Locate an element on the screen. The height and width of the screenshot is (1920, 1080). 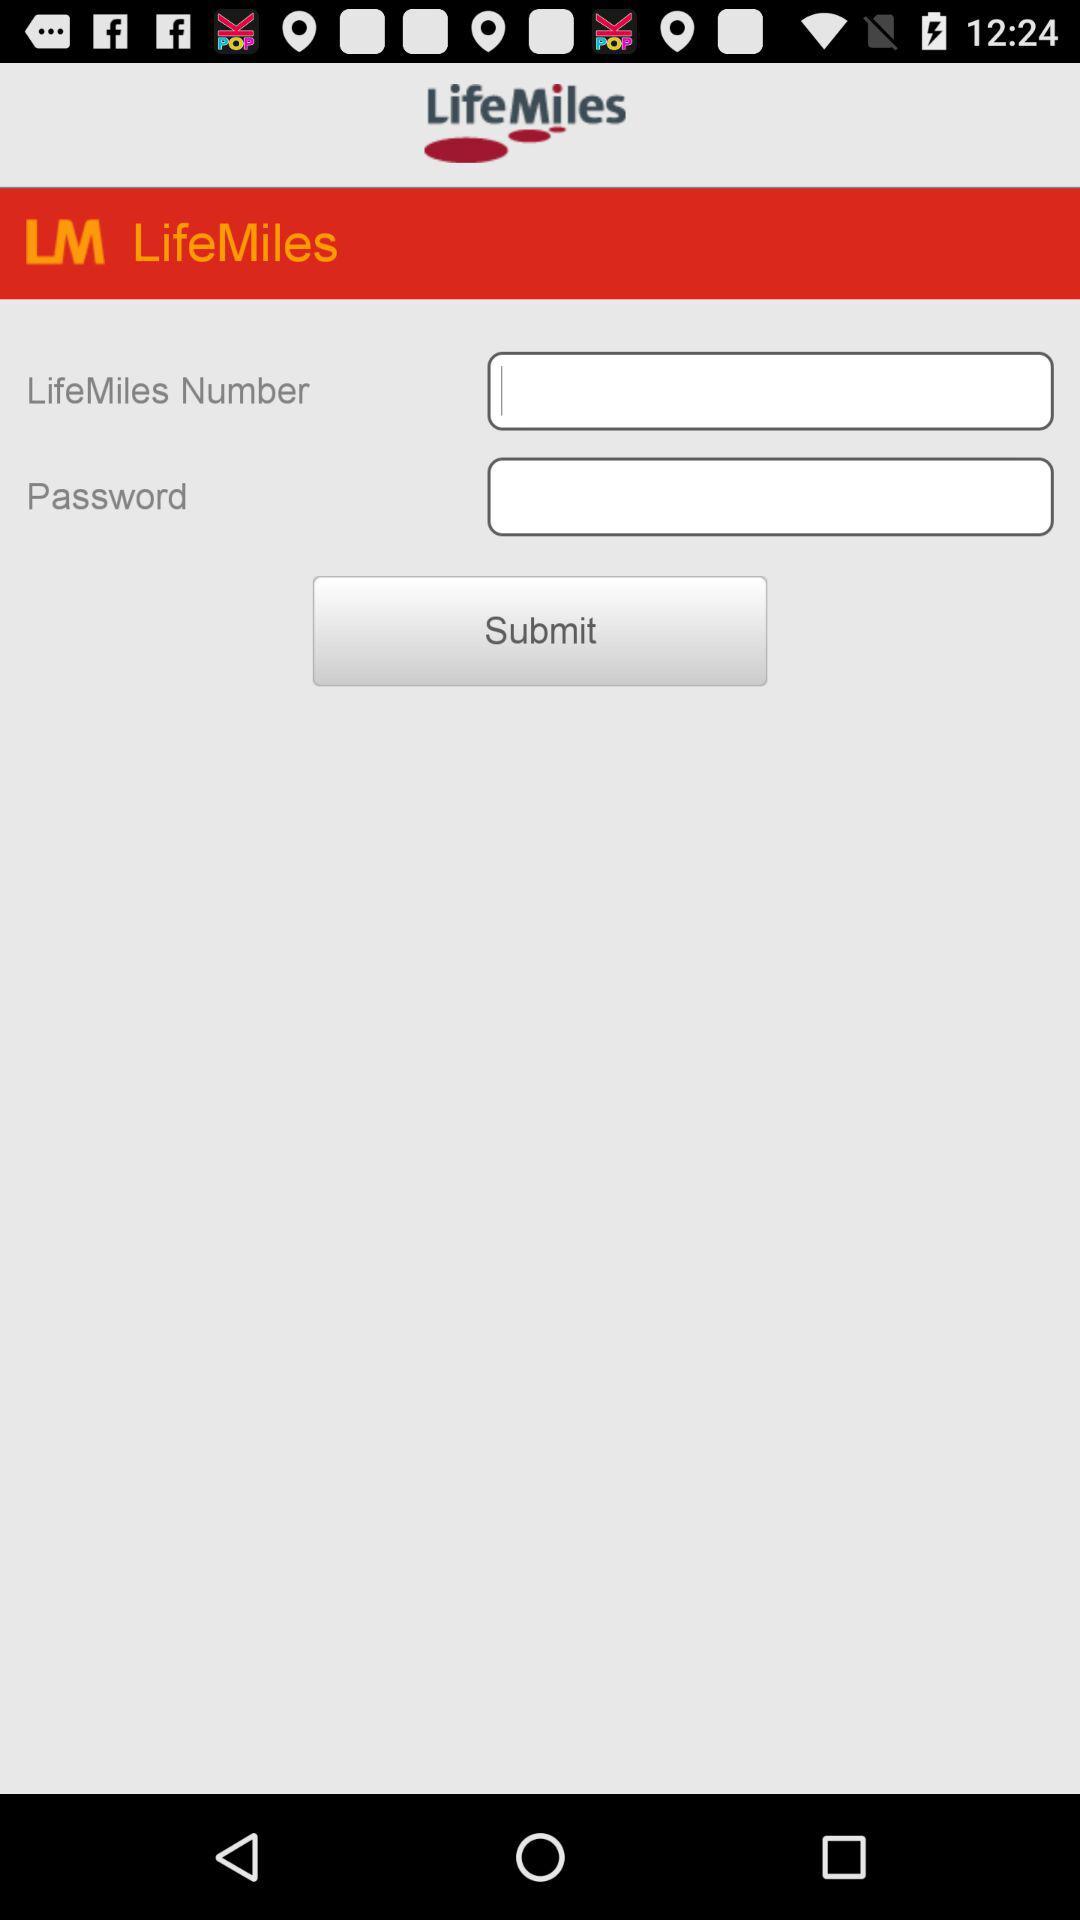
lifemiles number is located at coordinates (769, 391).